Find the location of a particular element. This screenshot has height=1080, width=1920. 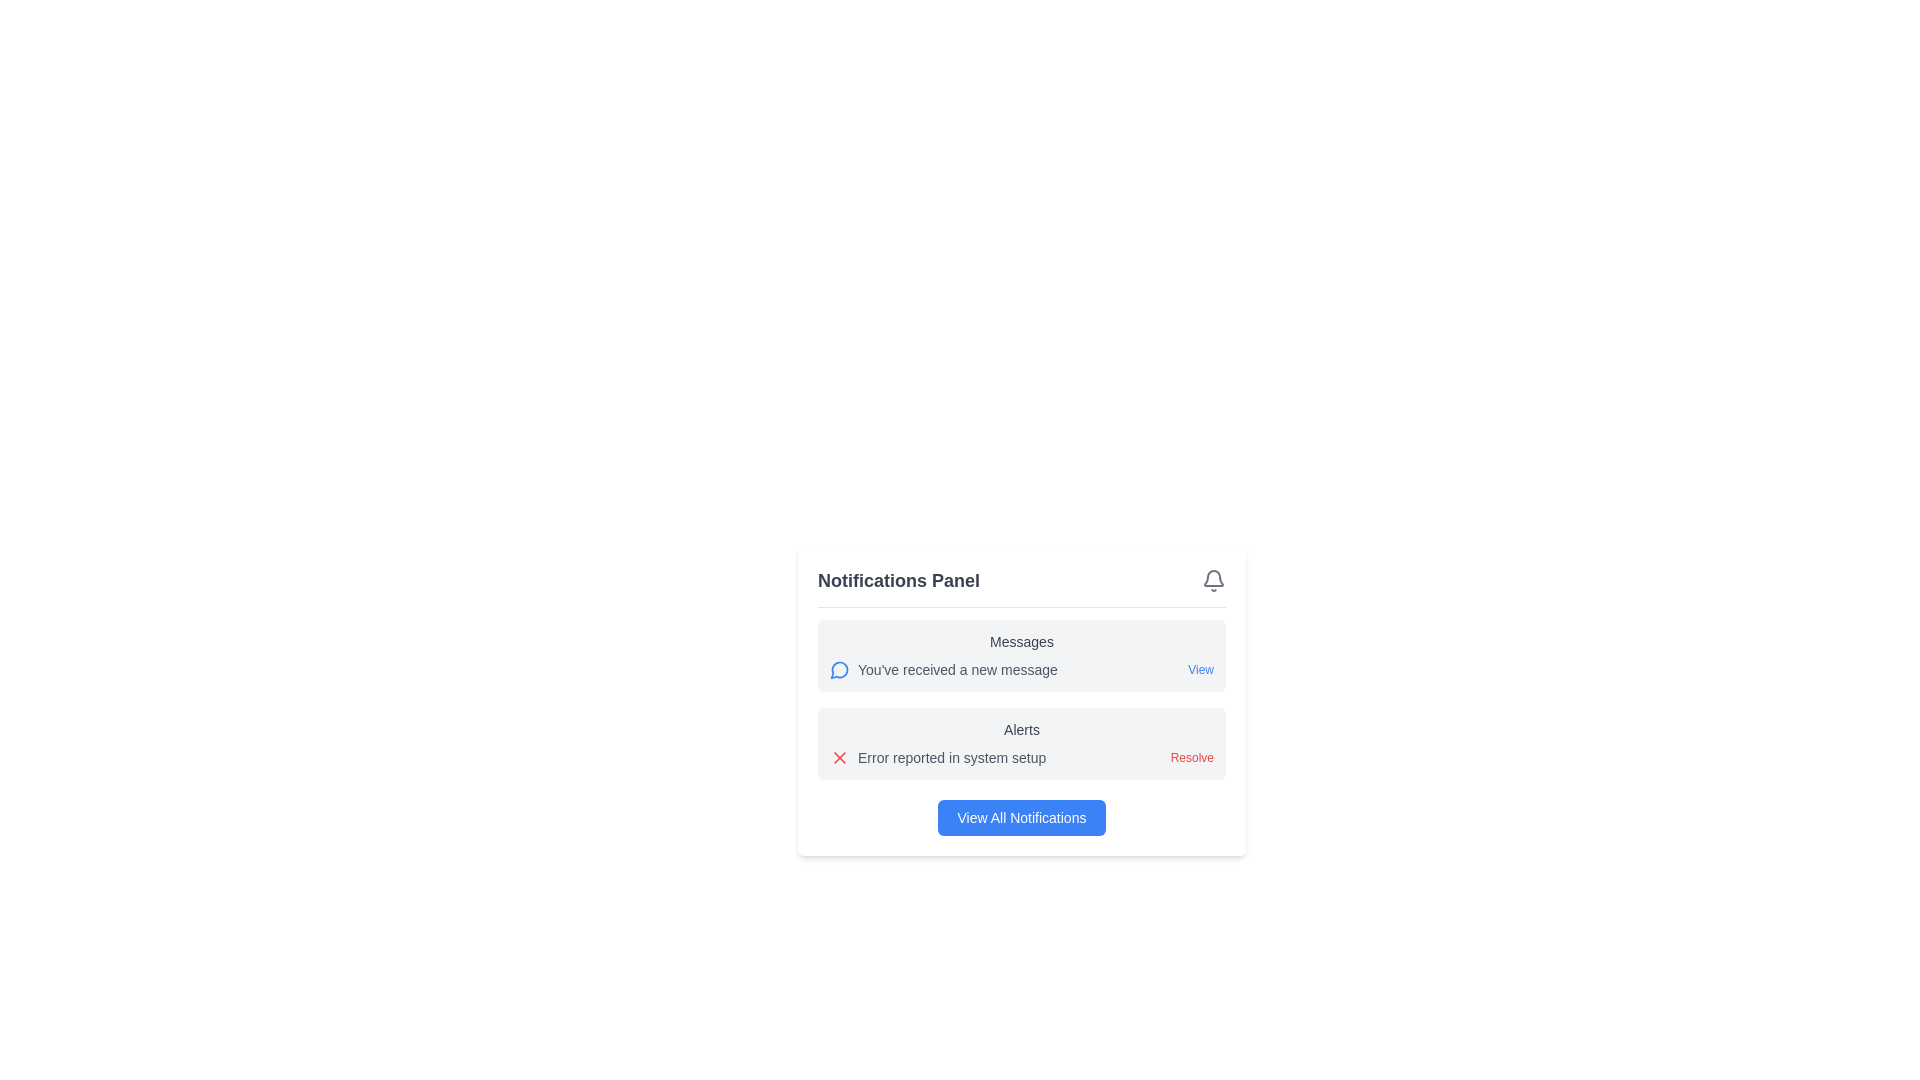

the button located at the center of the bottom section of the notification panel is located at coordinates (1022, 817).